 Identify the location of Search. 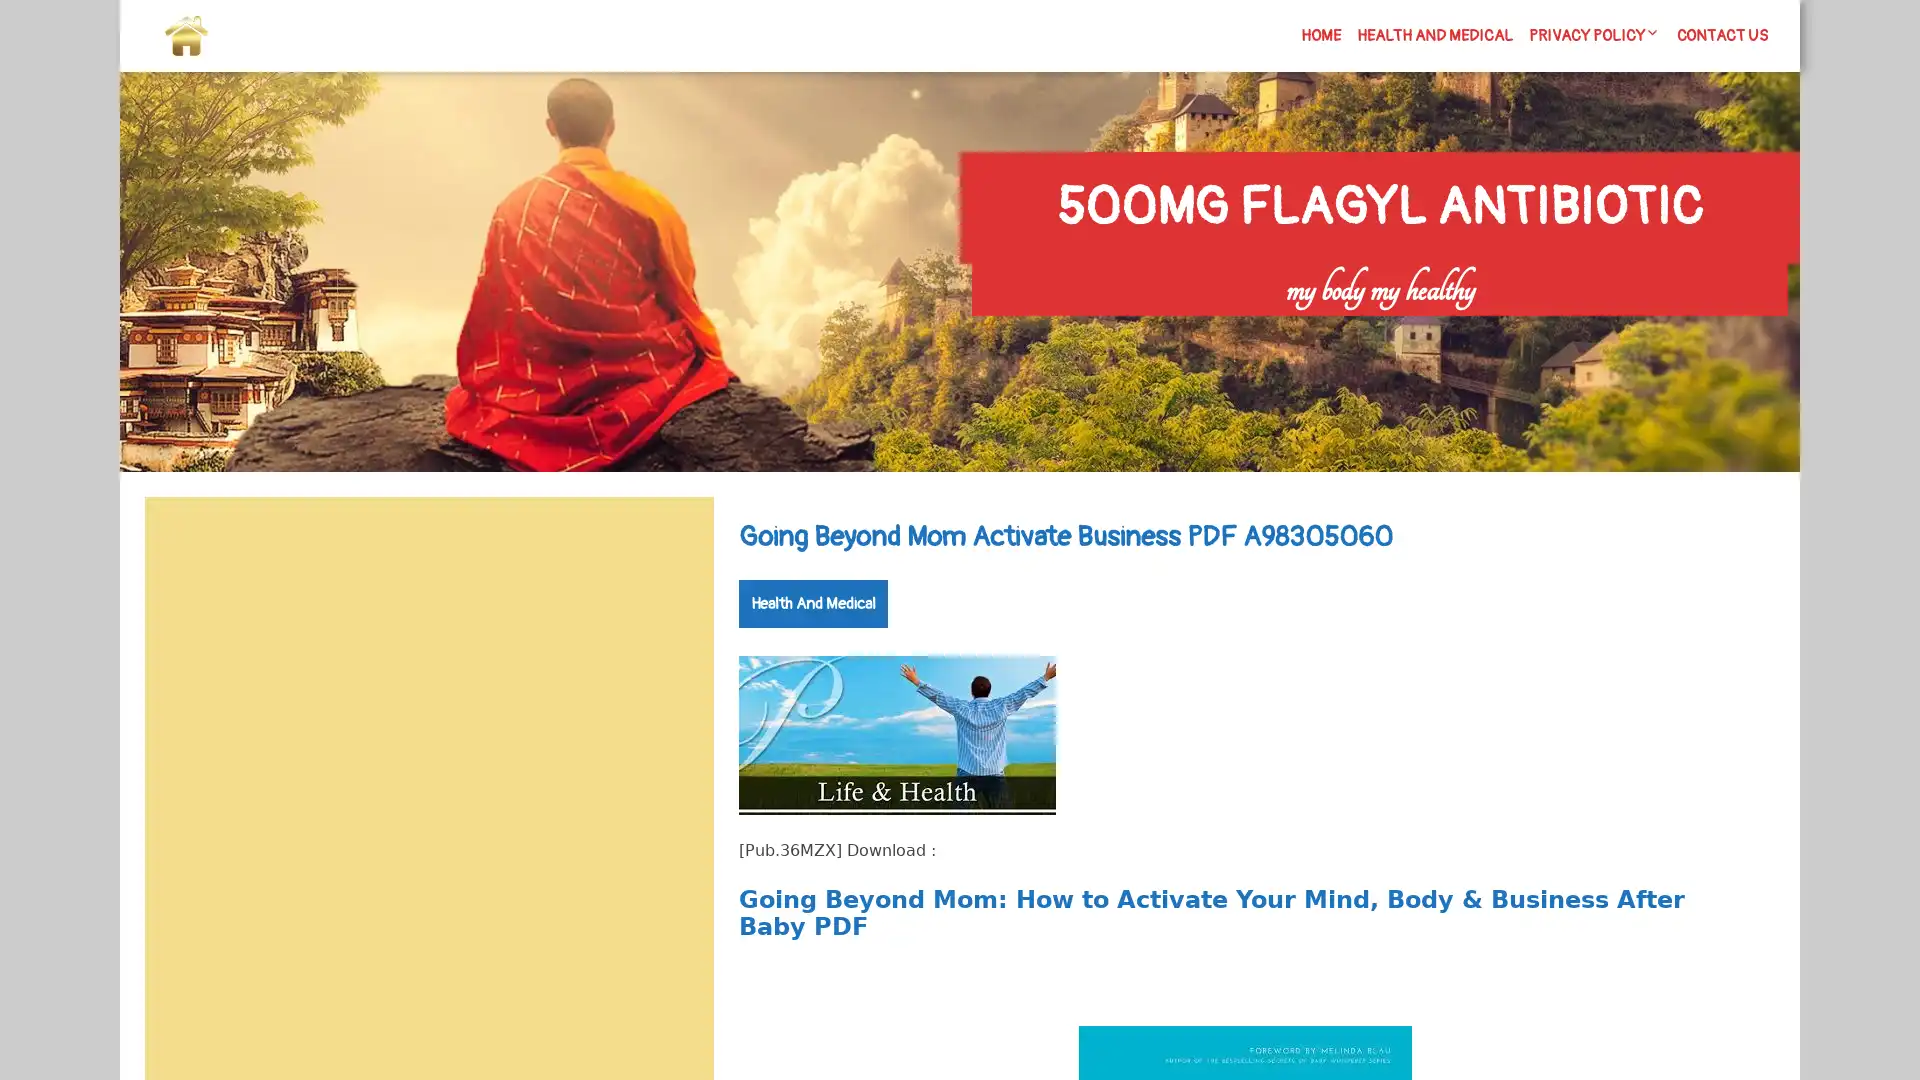
(667, 545).